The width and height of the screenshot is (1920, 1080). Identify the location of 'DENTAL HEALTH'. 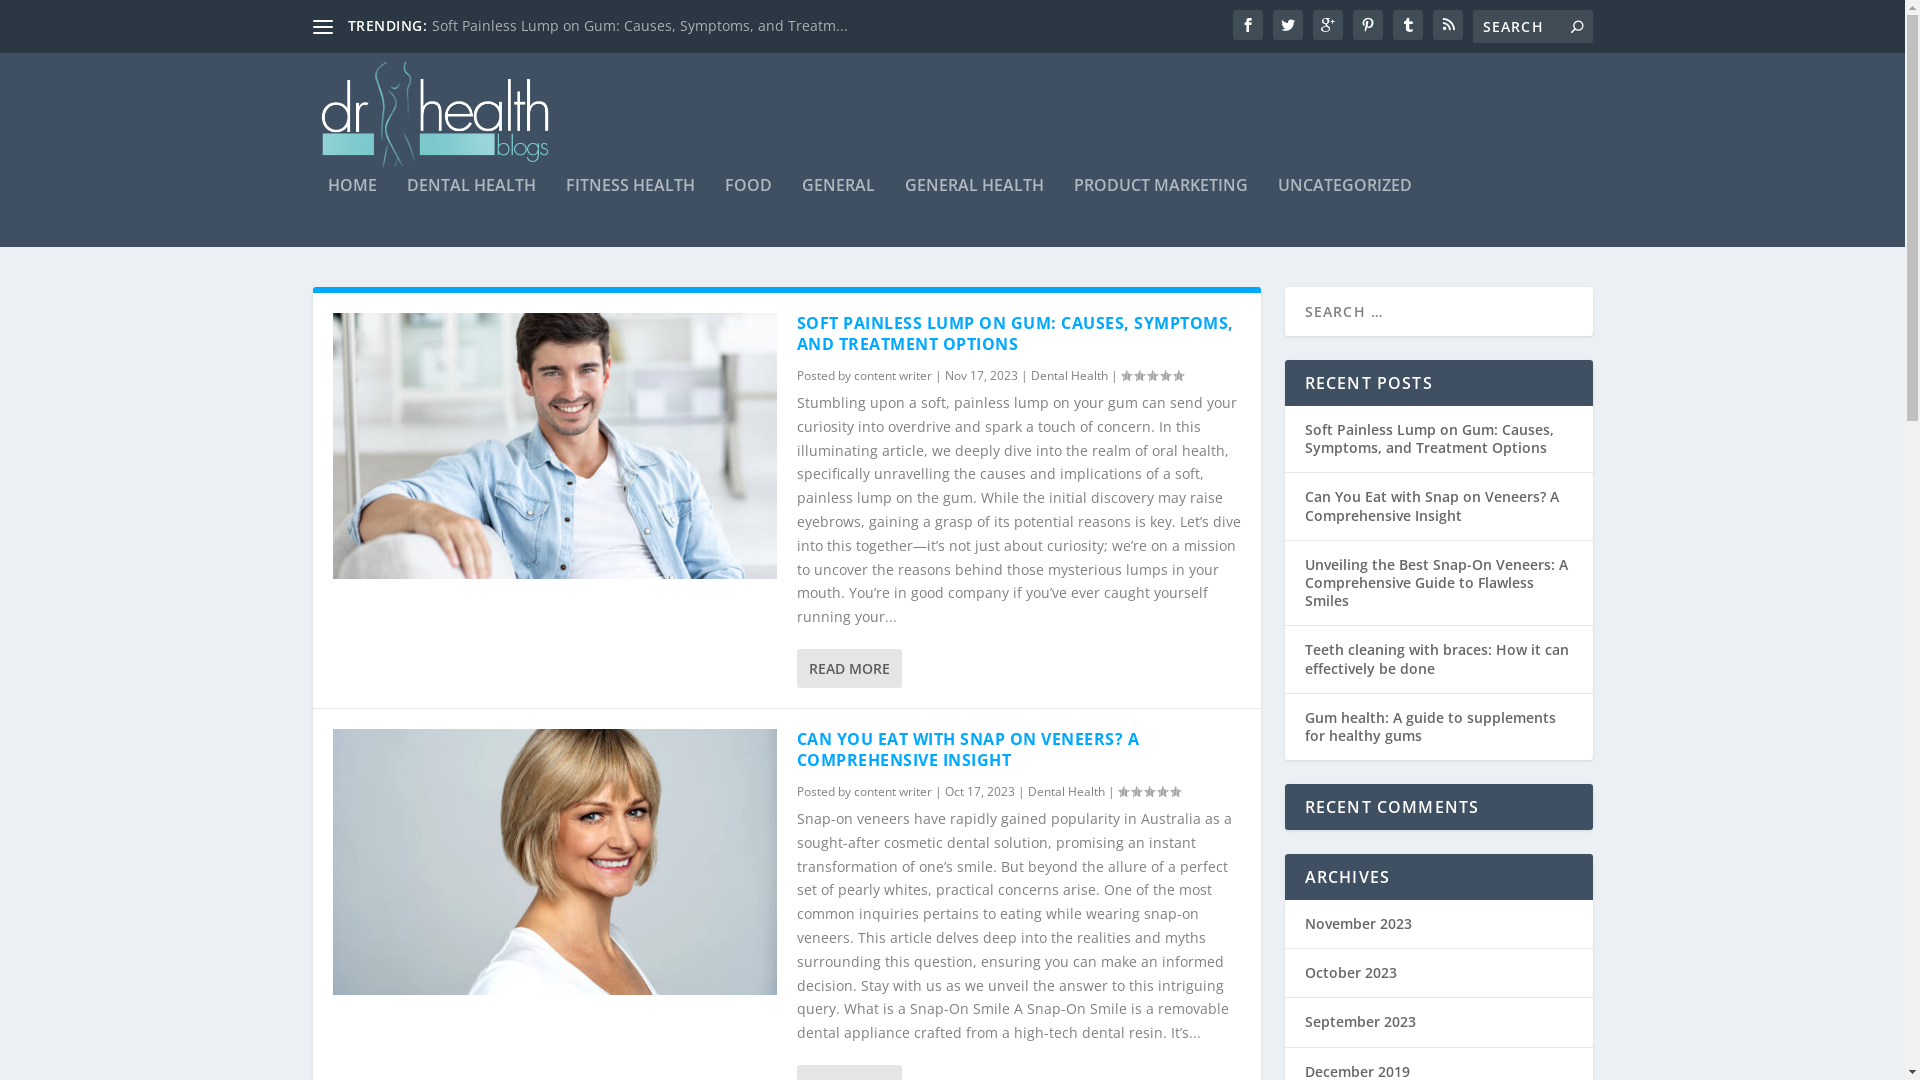
(469, 212).